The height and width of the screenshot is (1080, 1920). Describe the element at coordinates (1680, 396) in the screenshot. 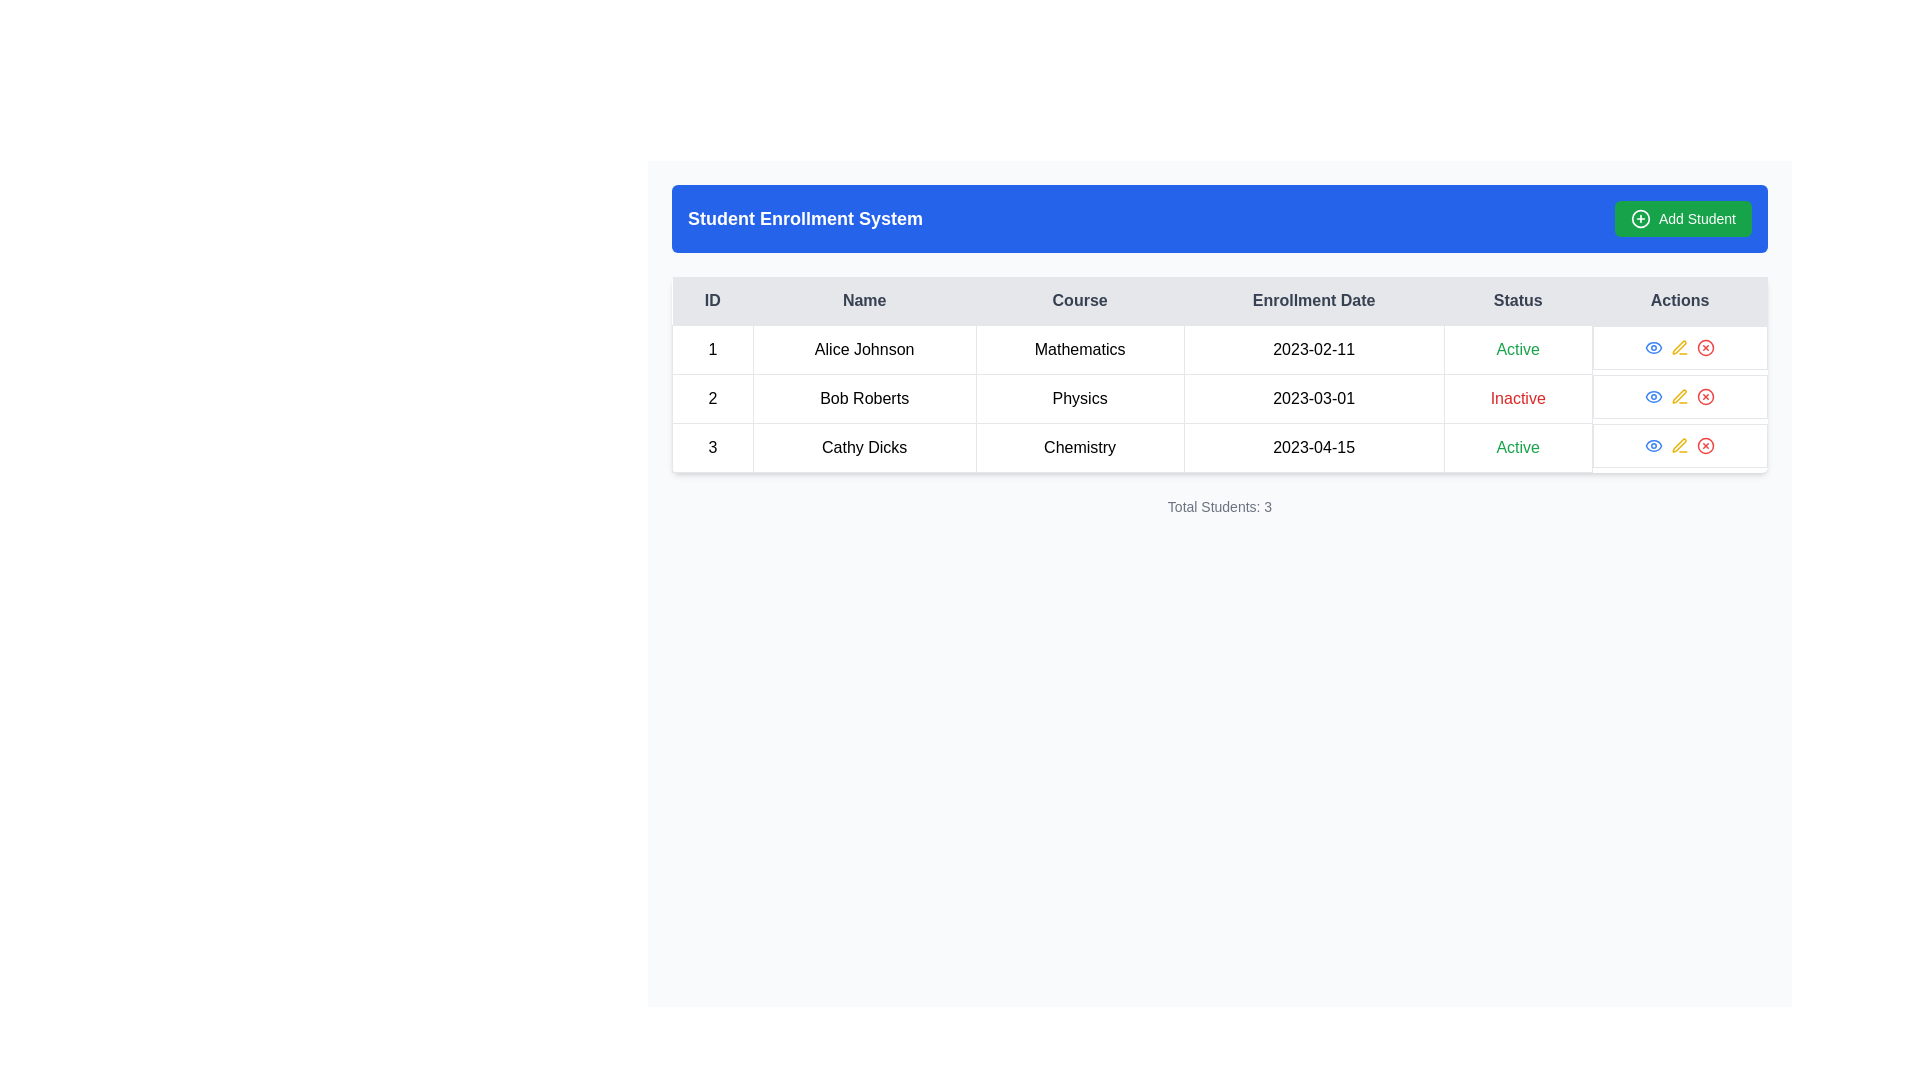

I see `the edit icon button in the 'Actions' column of the table, located next to the blue eye icon and before the red trash bin icon, to change its color` at that location.